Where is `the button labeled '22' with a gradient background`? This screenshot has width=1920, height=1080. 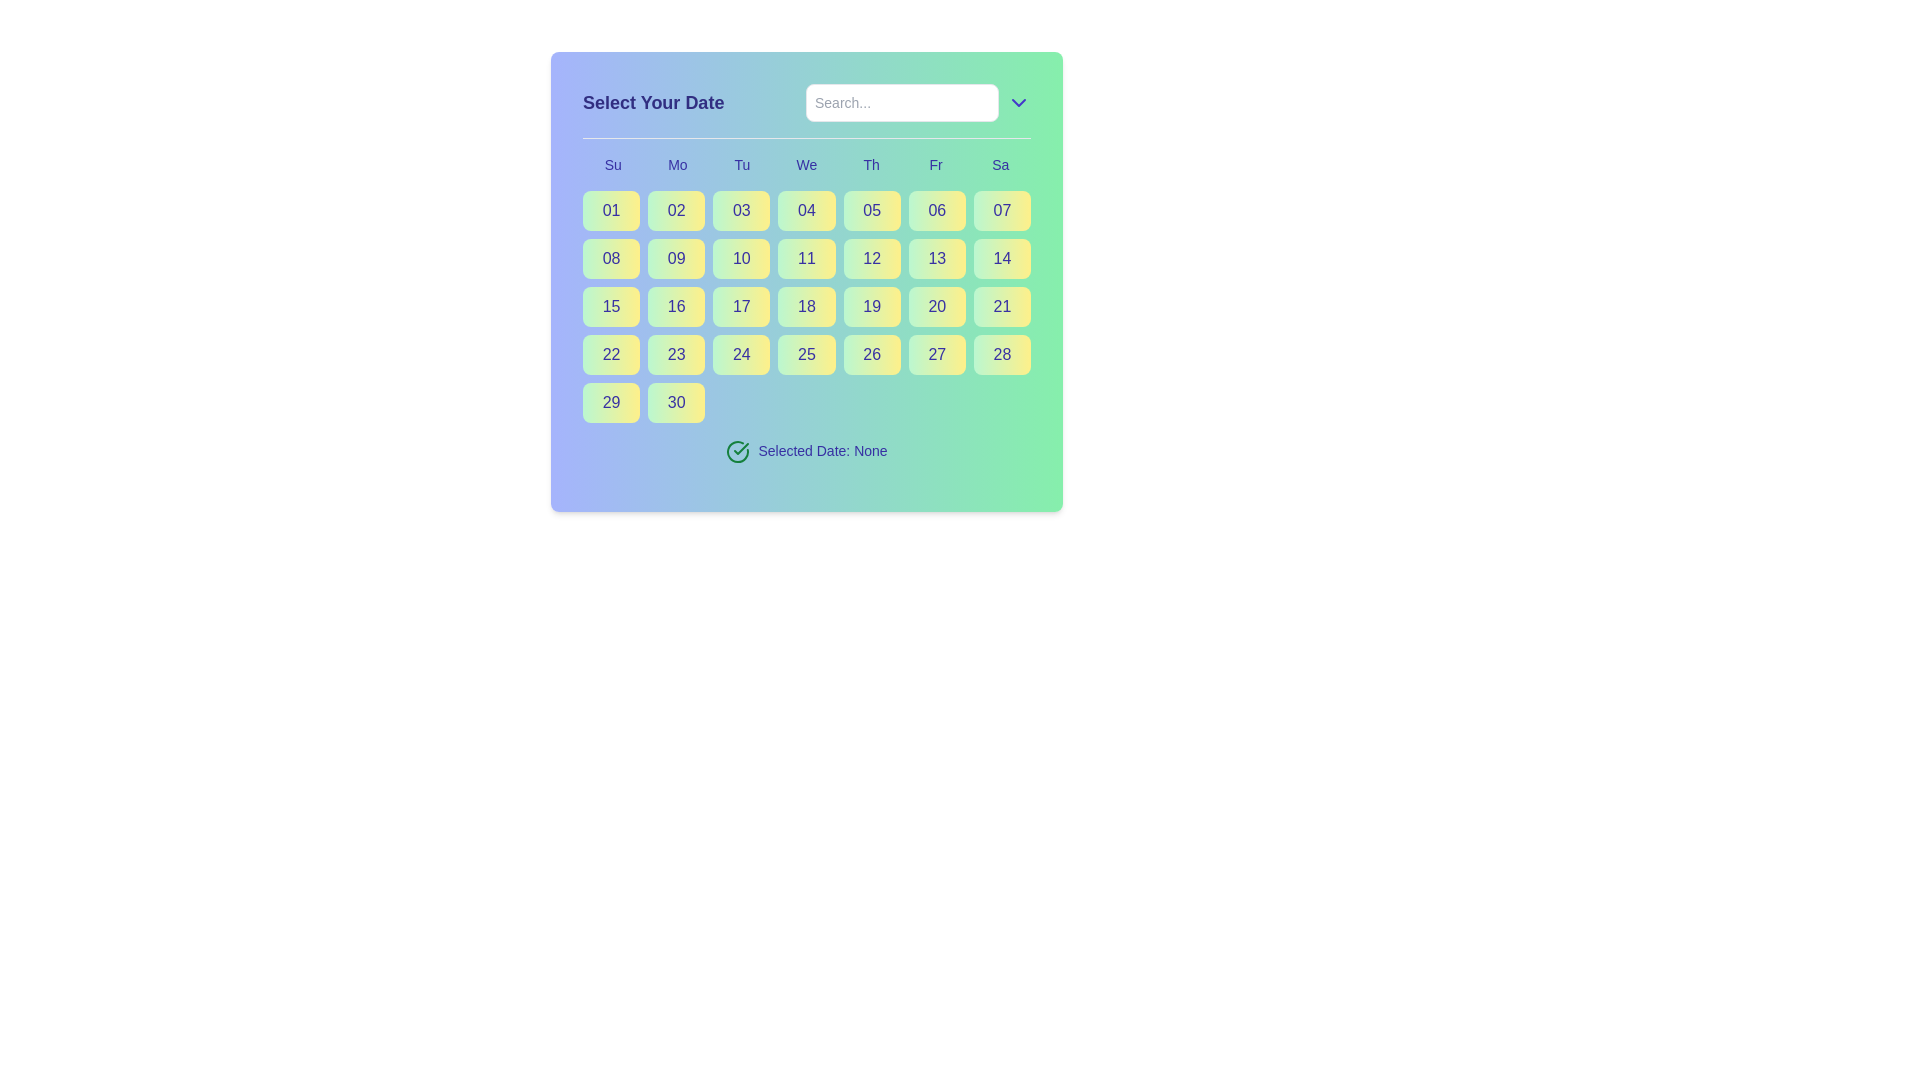 the button labeled '22' with a gradient background is located at coordinates (610, 353).